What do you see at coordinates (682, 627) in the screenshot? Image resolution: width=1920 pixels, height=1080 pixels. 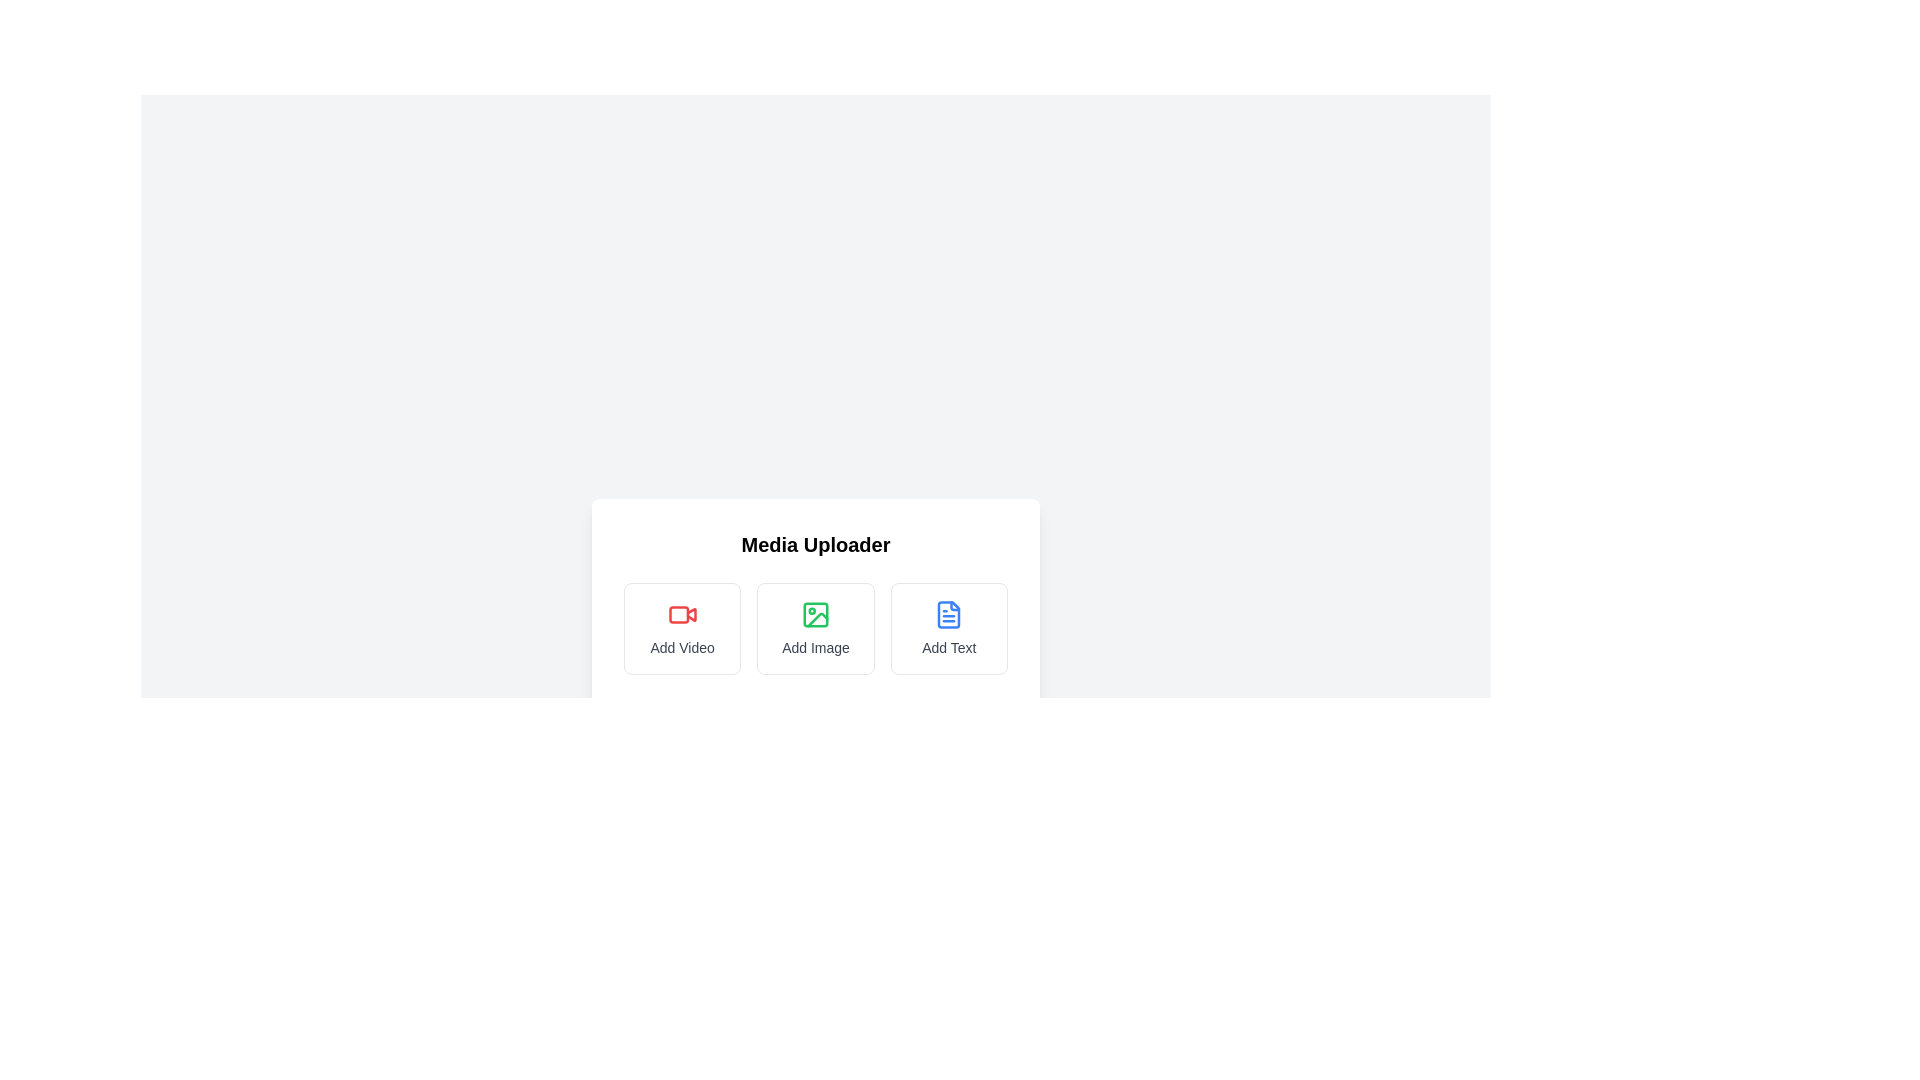 I see `the video upload button, which is the first button in a row of three, located to the left of the 'Add Image' button and above the 'Media Uploader' label` at bounding box center [682, 627].